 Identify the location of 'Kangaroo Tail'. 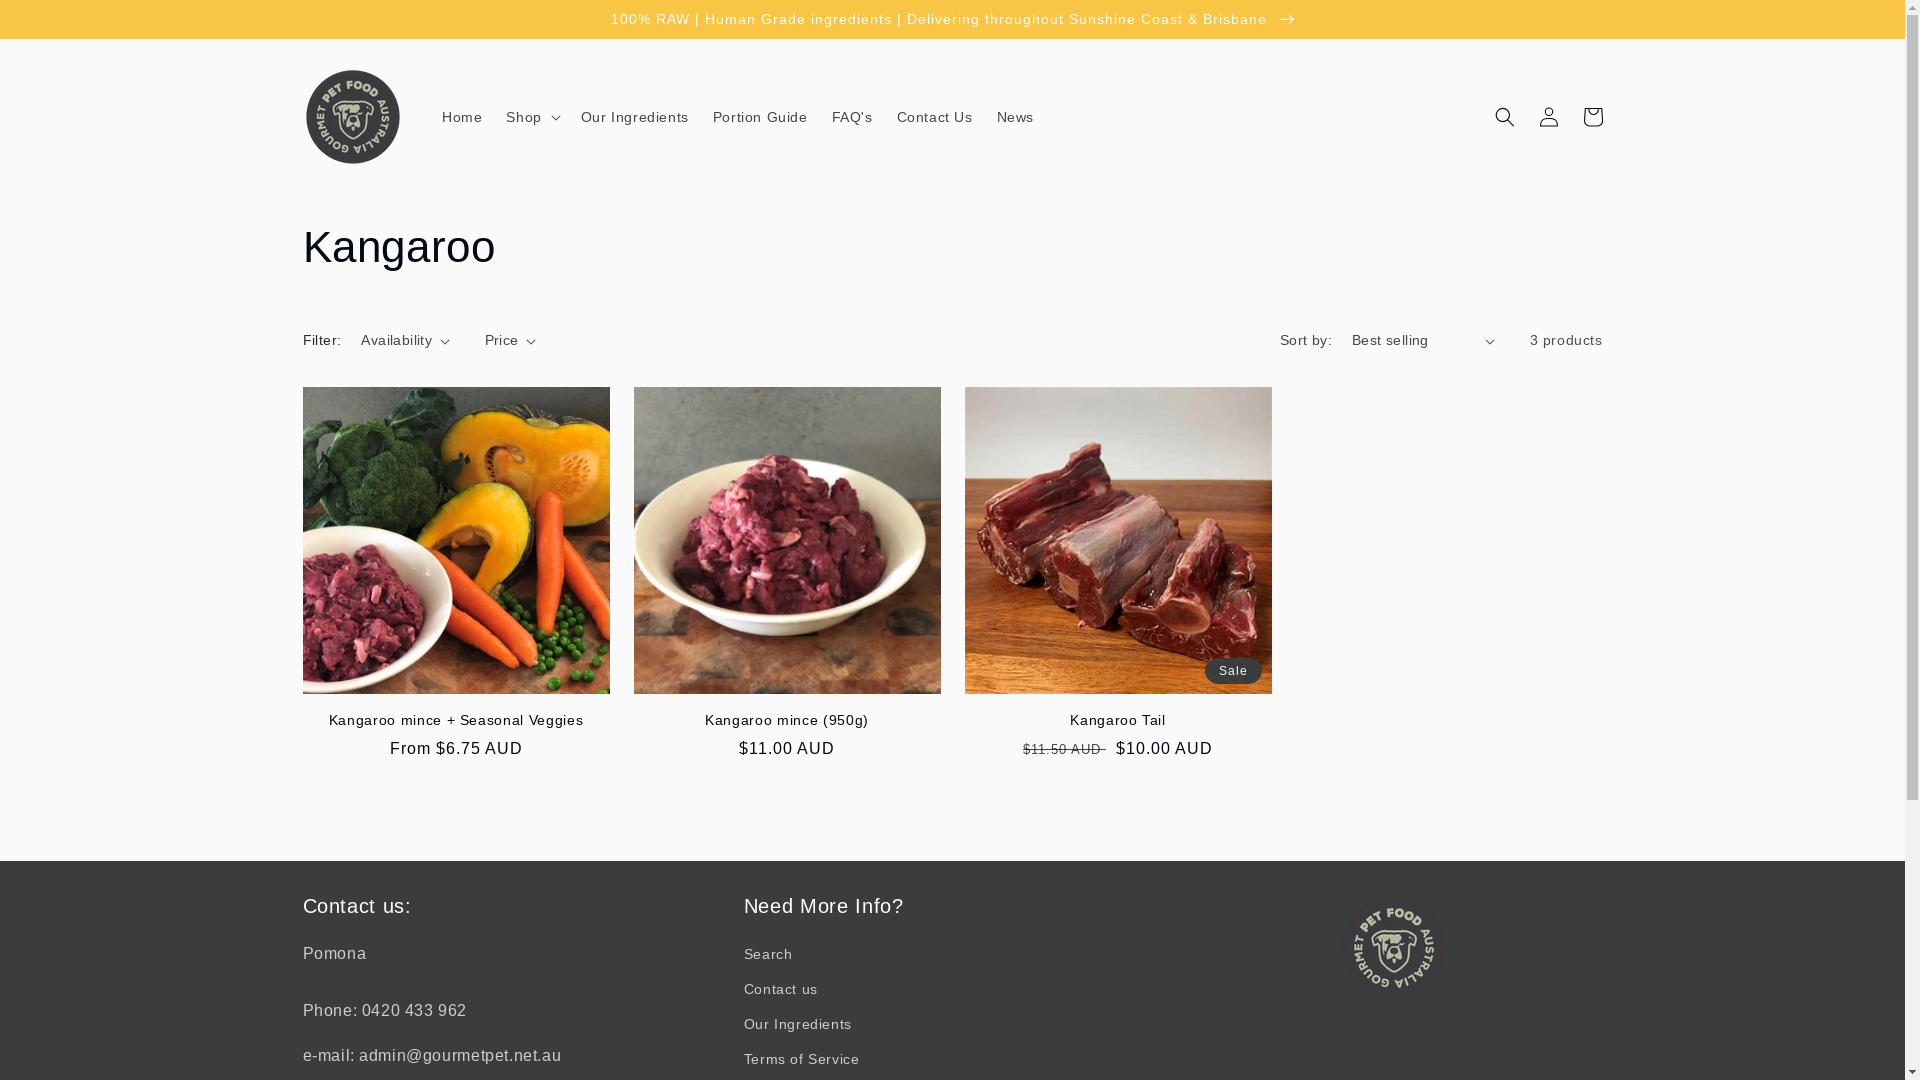
(1116, 720).